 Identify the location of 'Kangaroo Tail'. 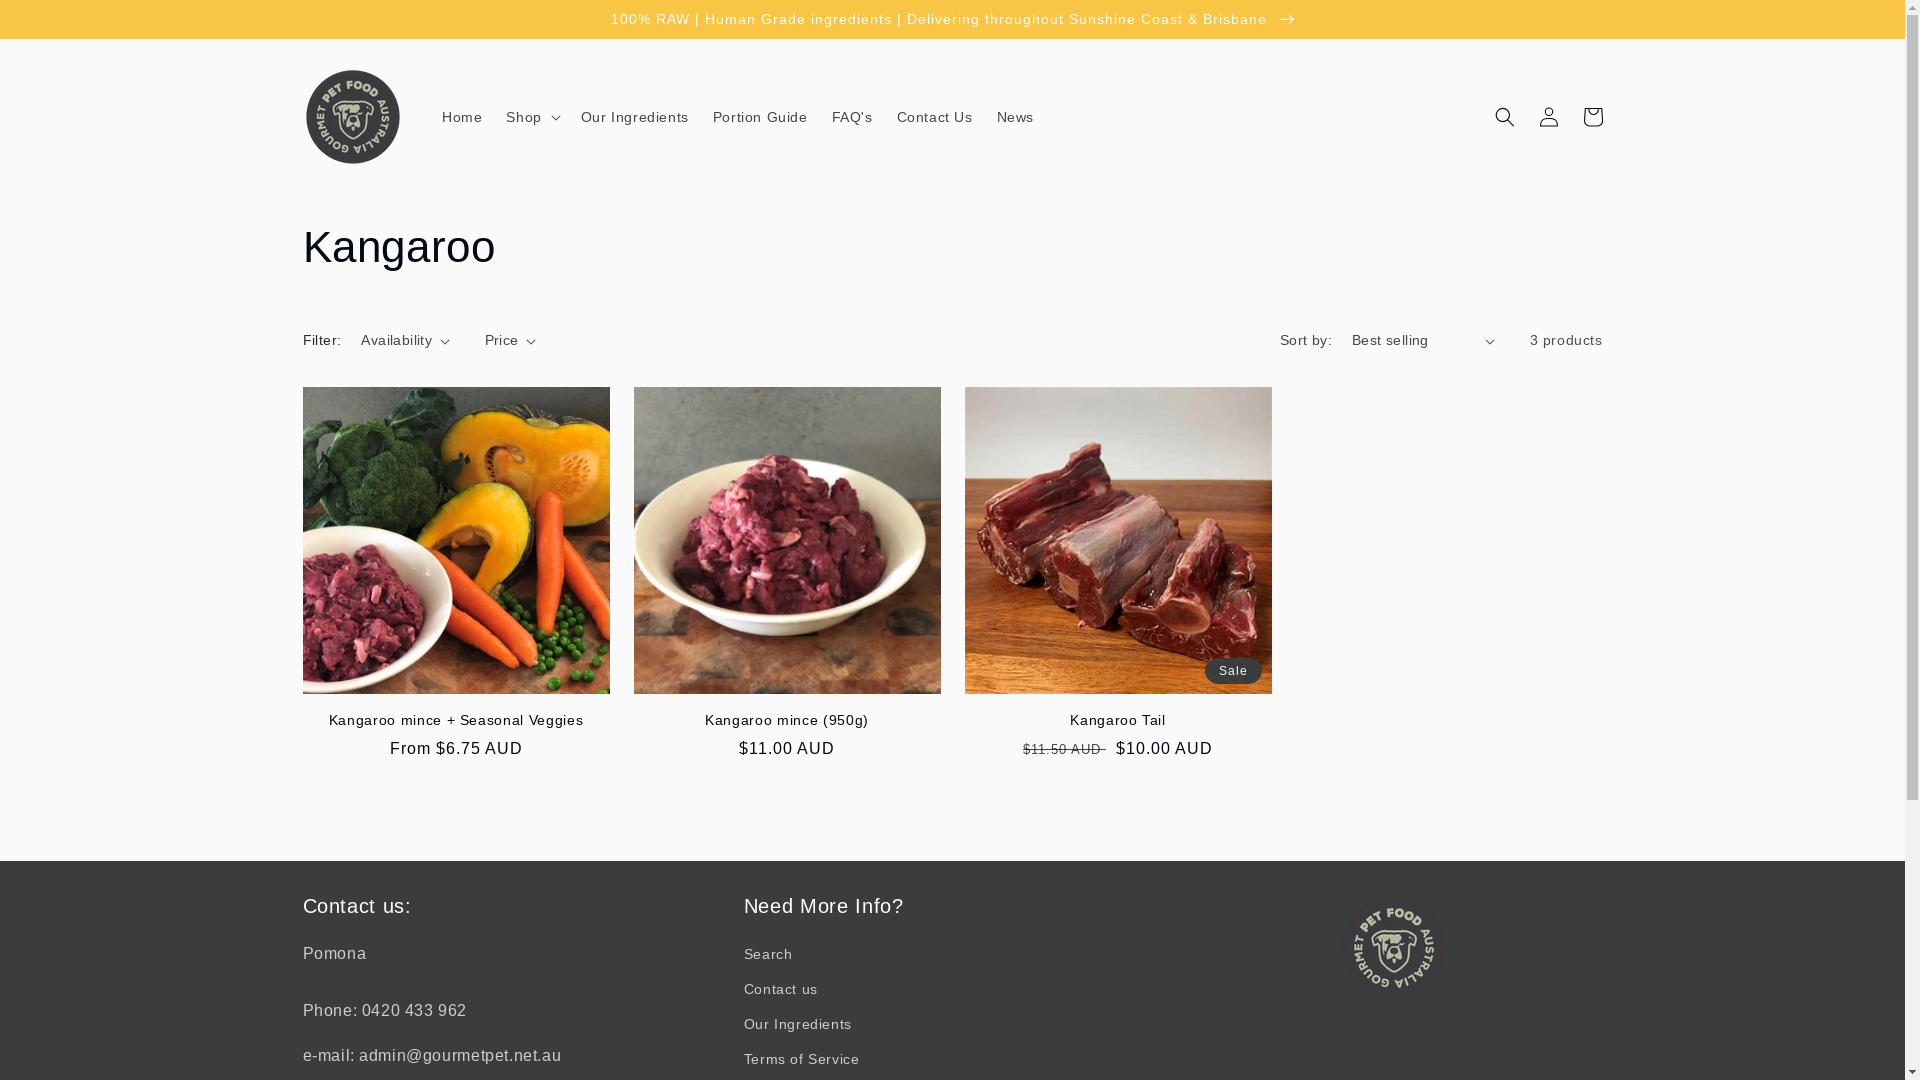
(1116, 720).